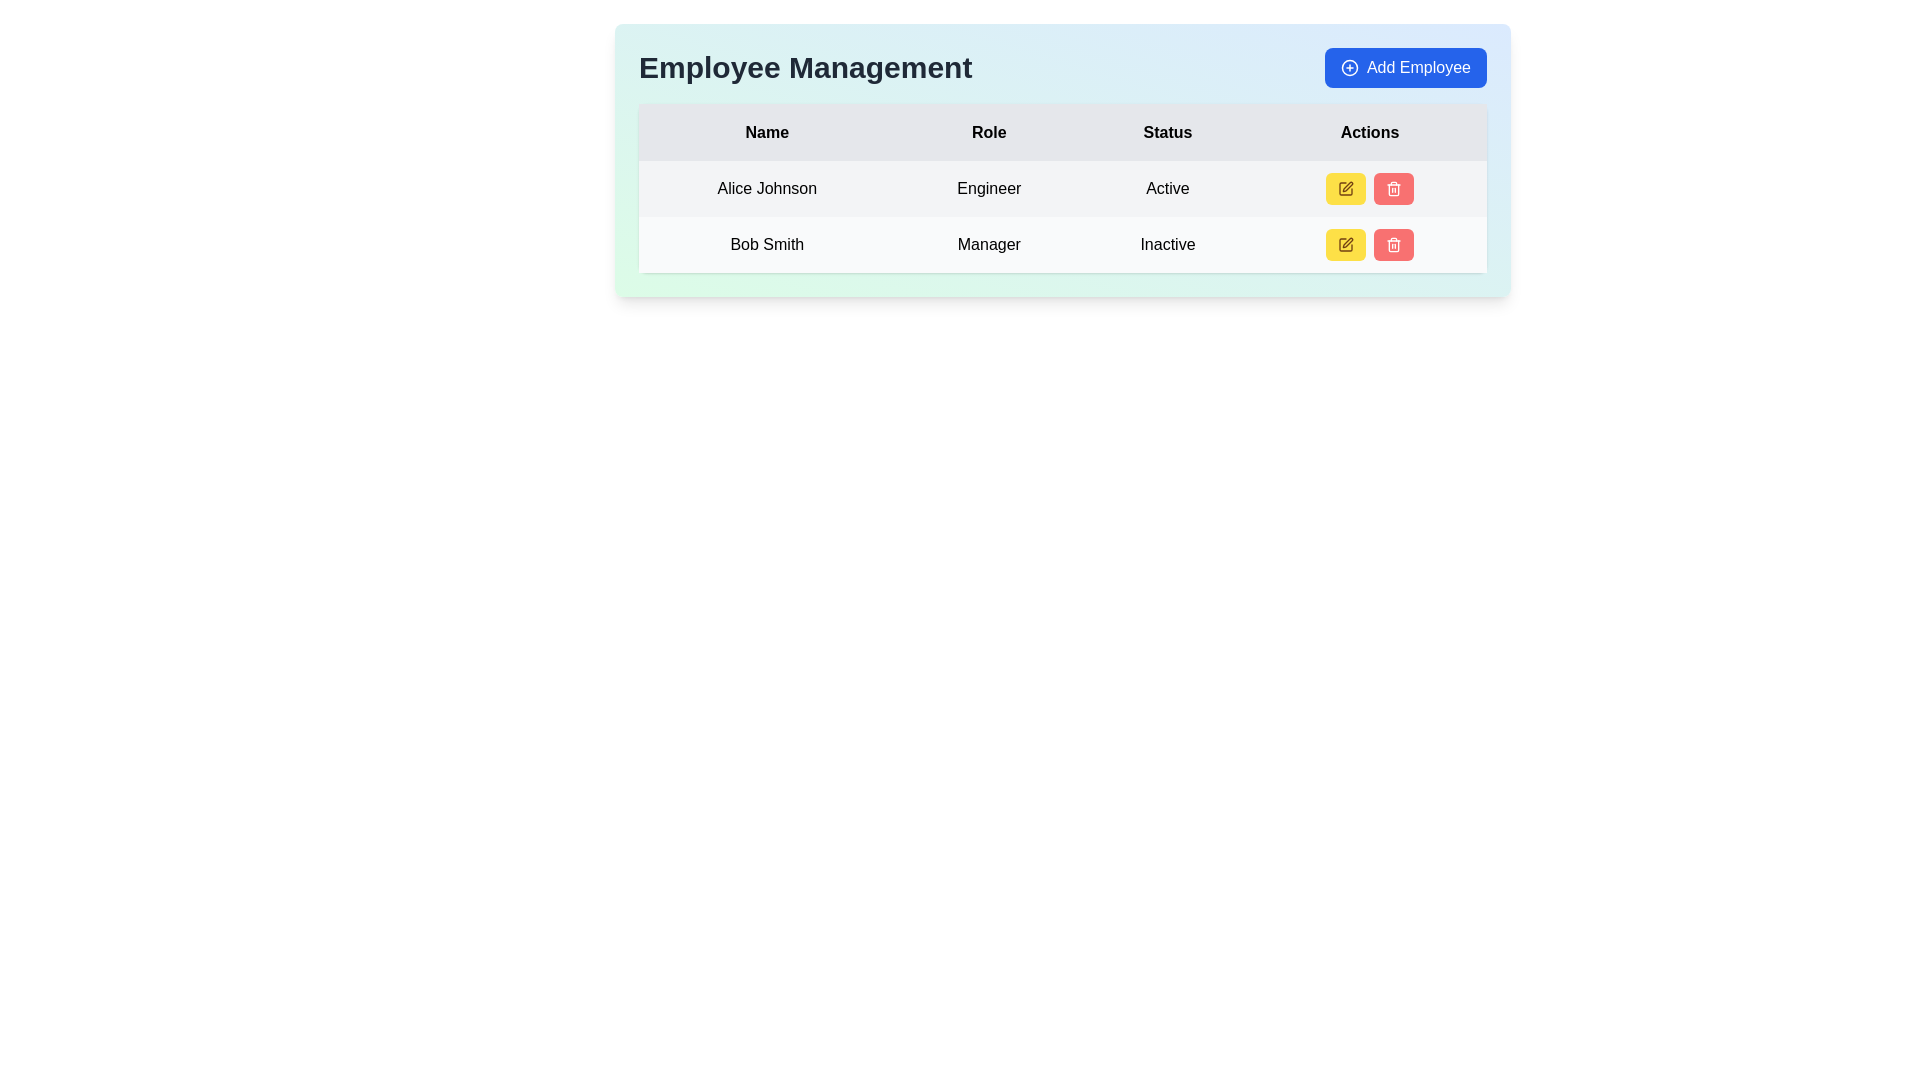 The height and width of the screenshot is (1080, 1920). What do you see at coordinates (989, 244) in the screenshot?
I see `the Text Label indicating the role of the employee in the second row of the table, located under the 'Role' header, adjacent to 'Bob Smith' and 'Inactive'` at bounding box center [989, 244].